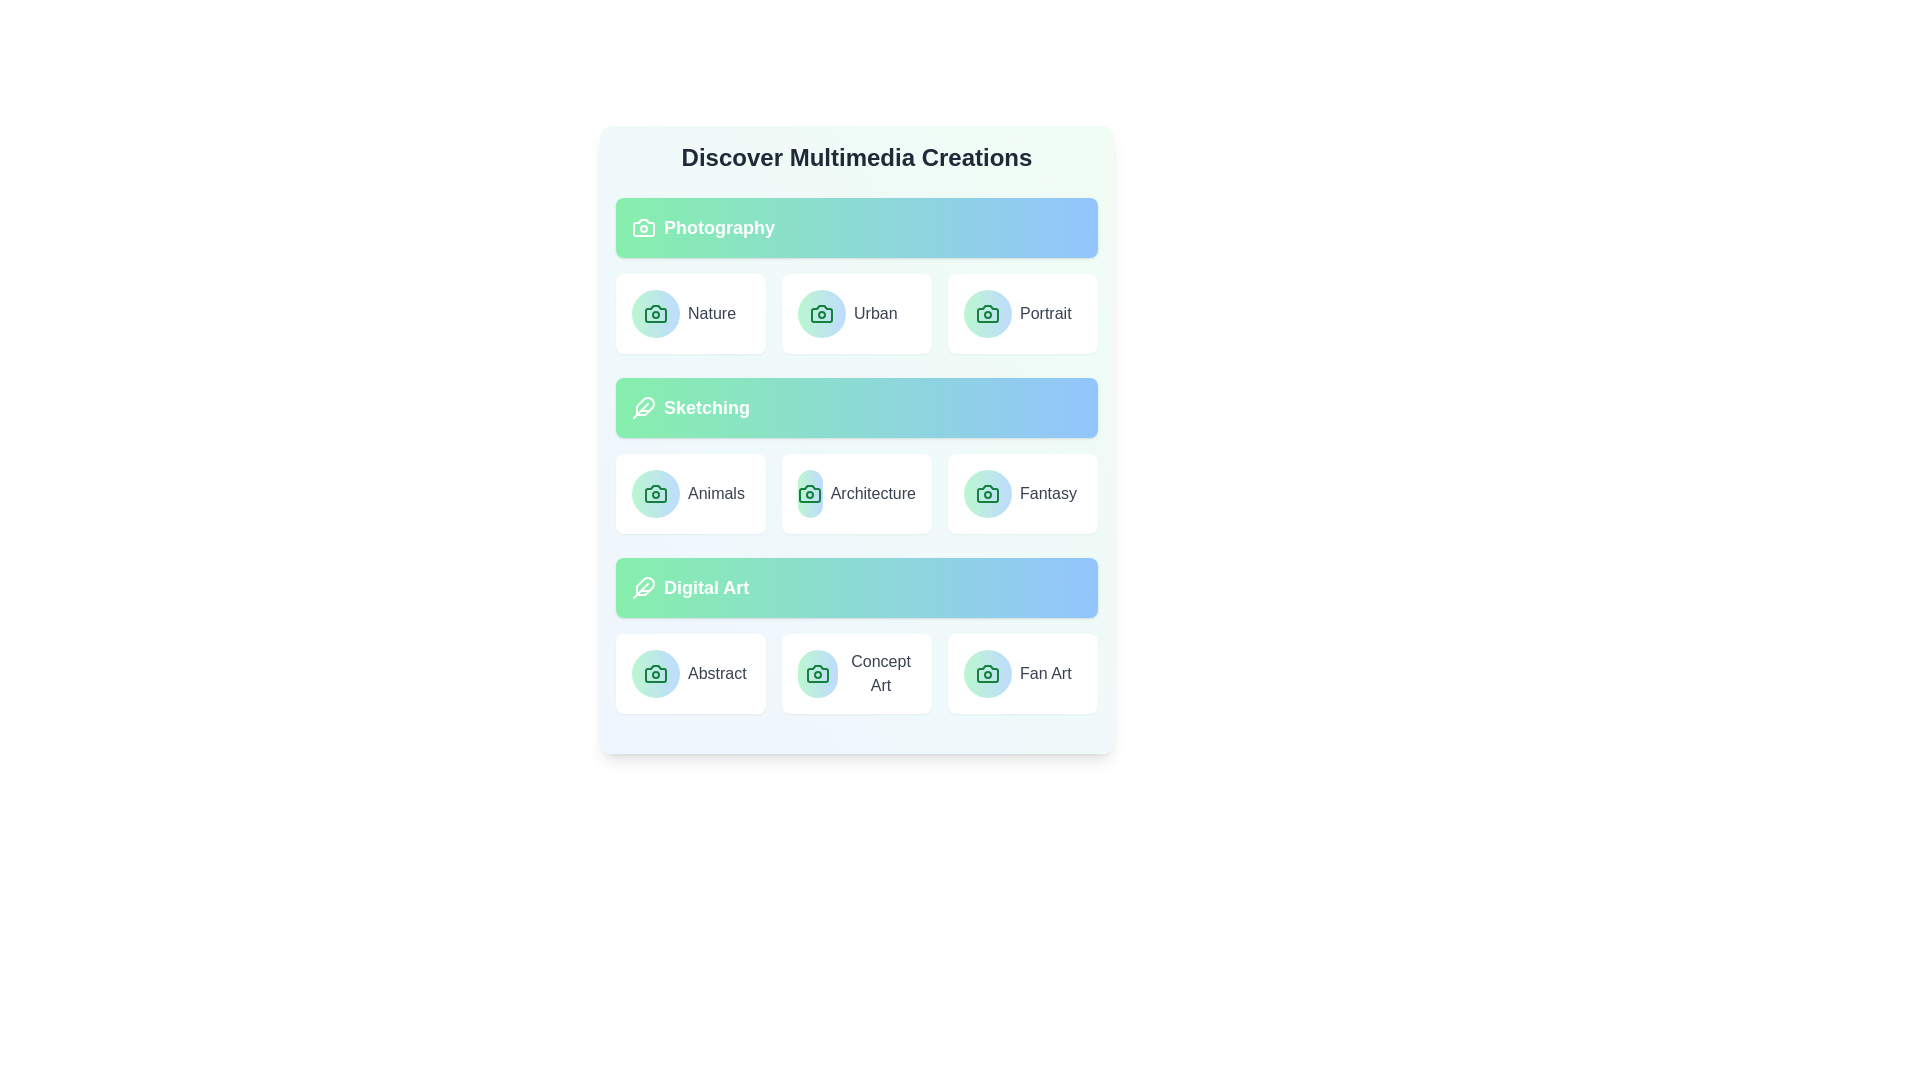 Image resolution: width=1920 pixels, height=1080 pixels. What do you see at coordinates (857, 674) in the screenshot?
I see `the item Concept Art within the category Digital Art` at bounding box center [857, 674].